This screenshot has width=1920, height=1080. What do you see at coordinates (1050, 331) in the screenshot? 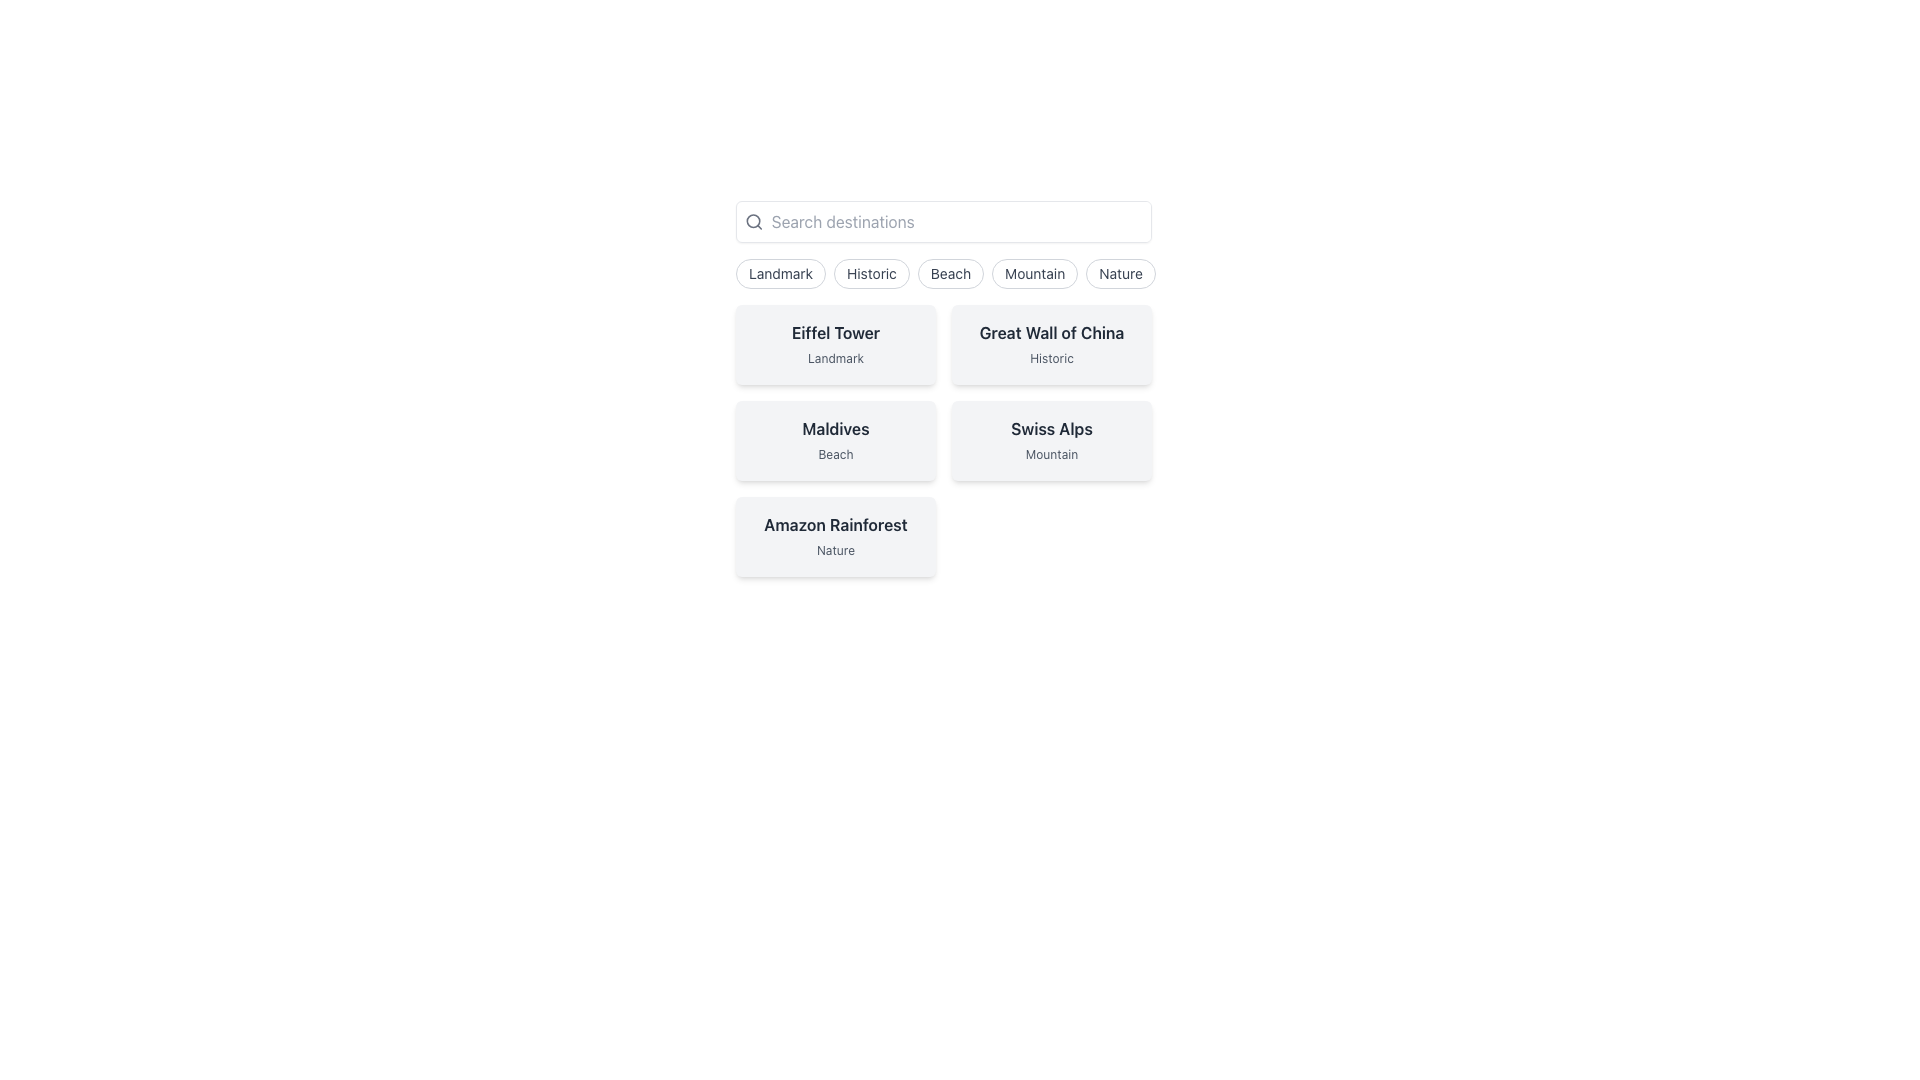
I see `the label indicating 'Great Wall of China' located in the second row and second column of the grid layout, which is above the text 'Historic'` at bounding box center [1050, 331].